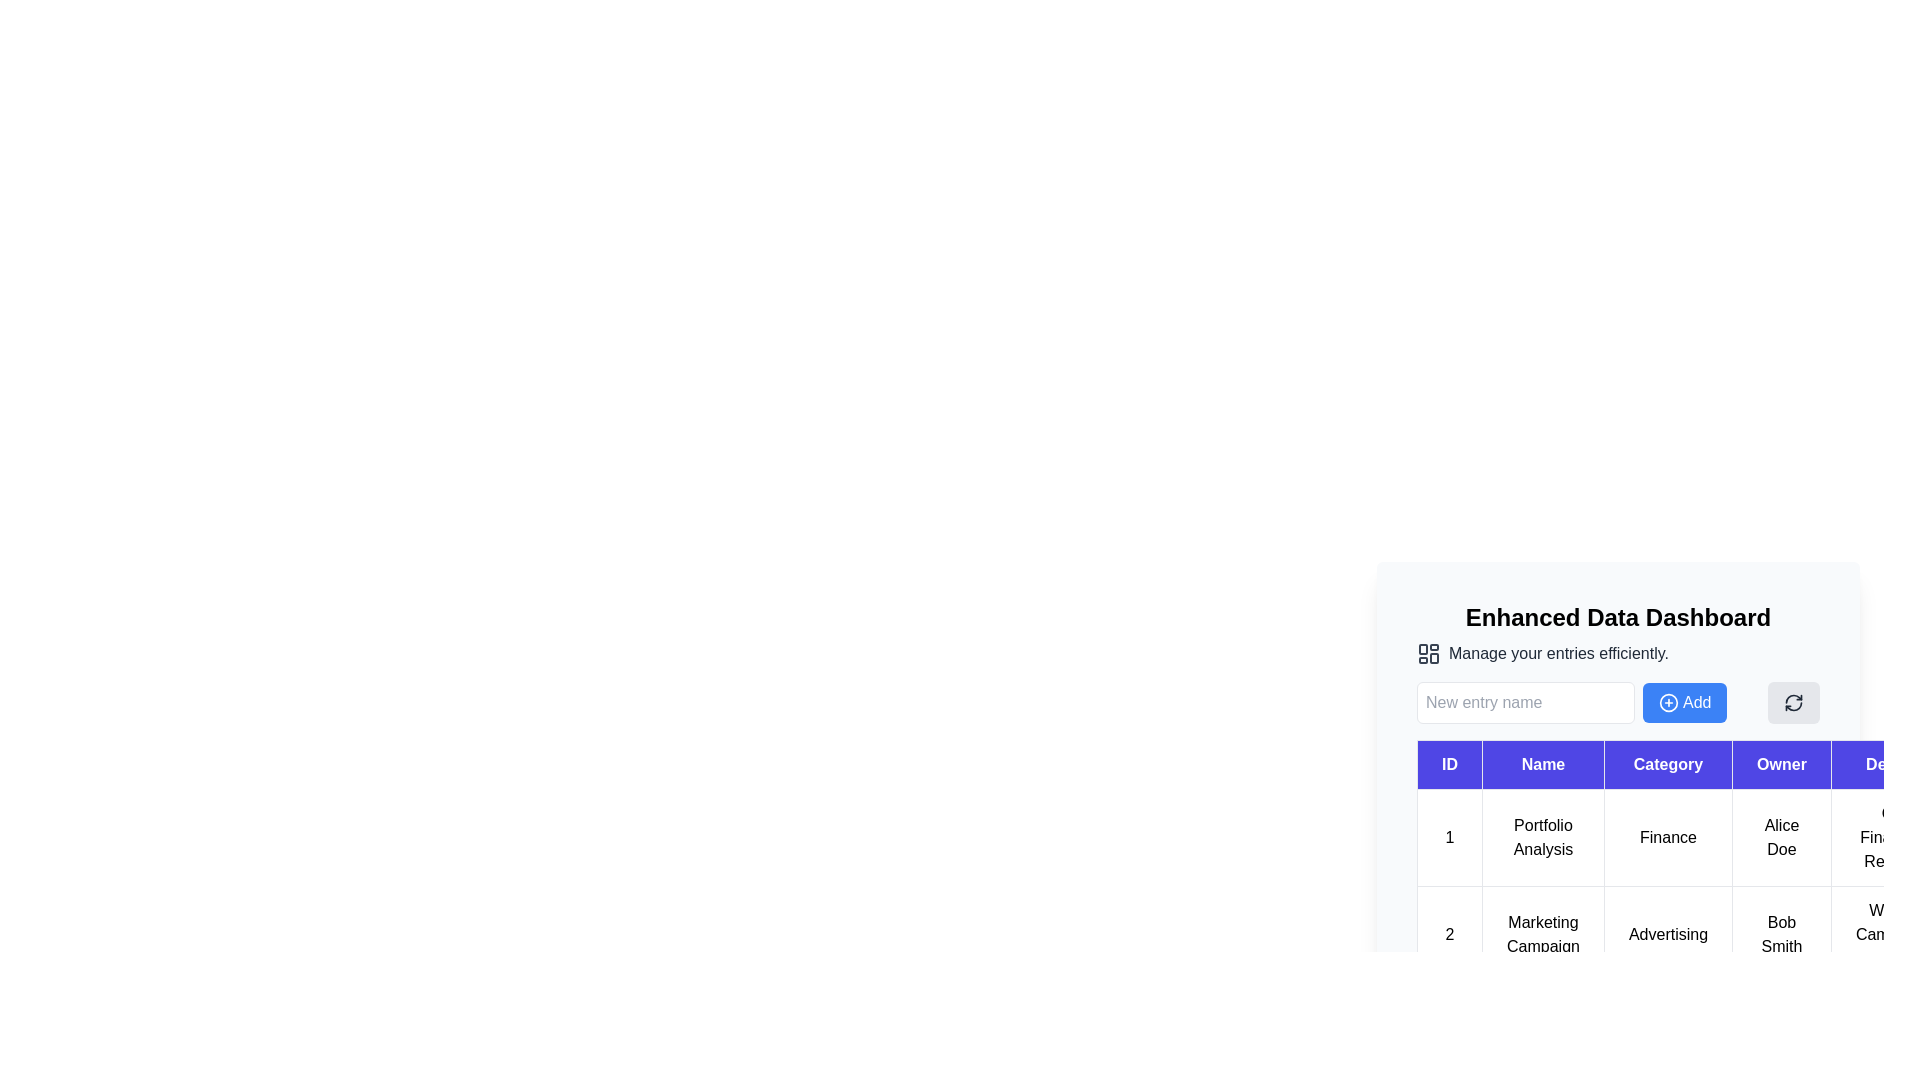 The width and height of the screenshot is (1920, 1080). Describe the element at coordinates (1618, 633) in the screenshot. I see `information displayed in the Header titled 'Enhanced Data Dashboard' with the subtitle 'Manage your entries efficiently.'` at that location.